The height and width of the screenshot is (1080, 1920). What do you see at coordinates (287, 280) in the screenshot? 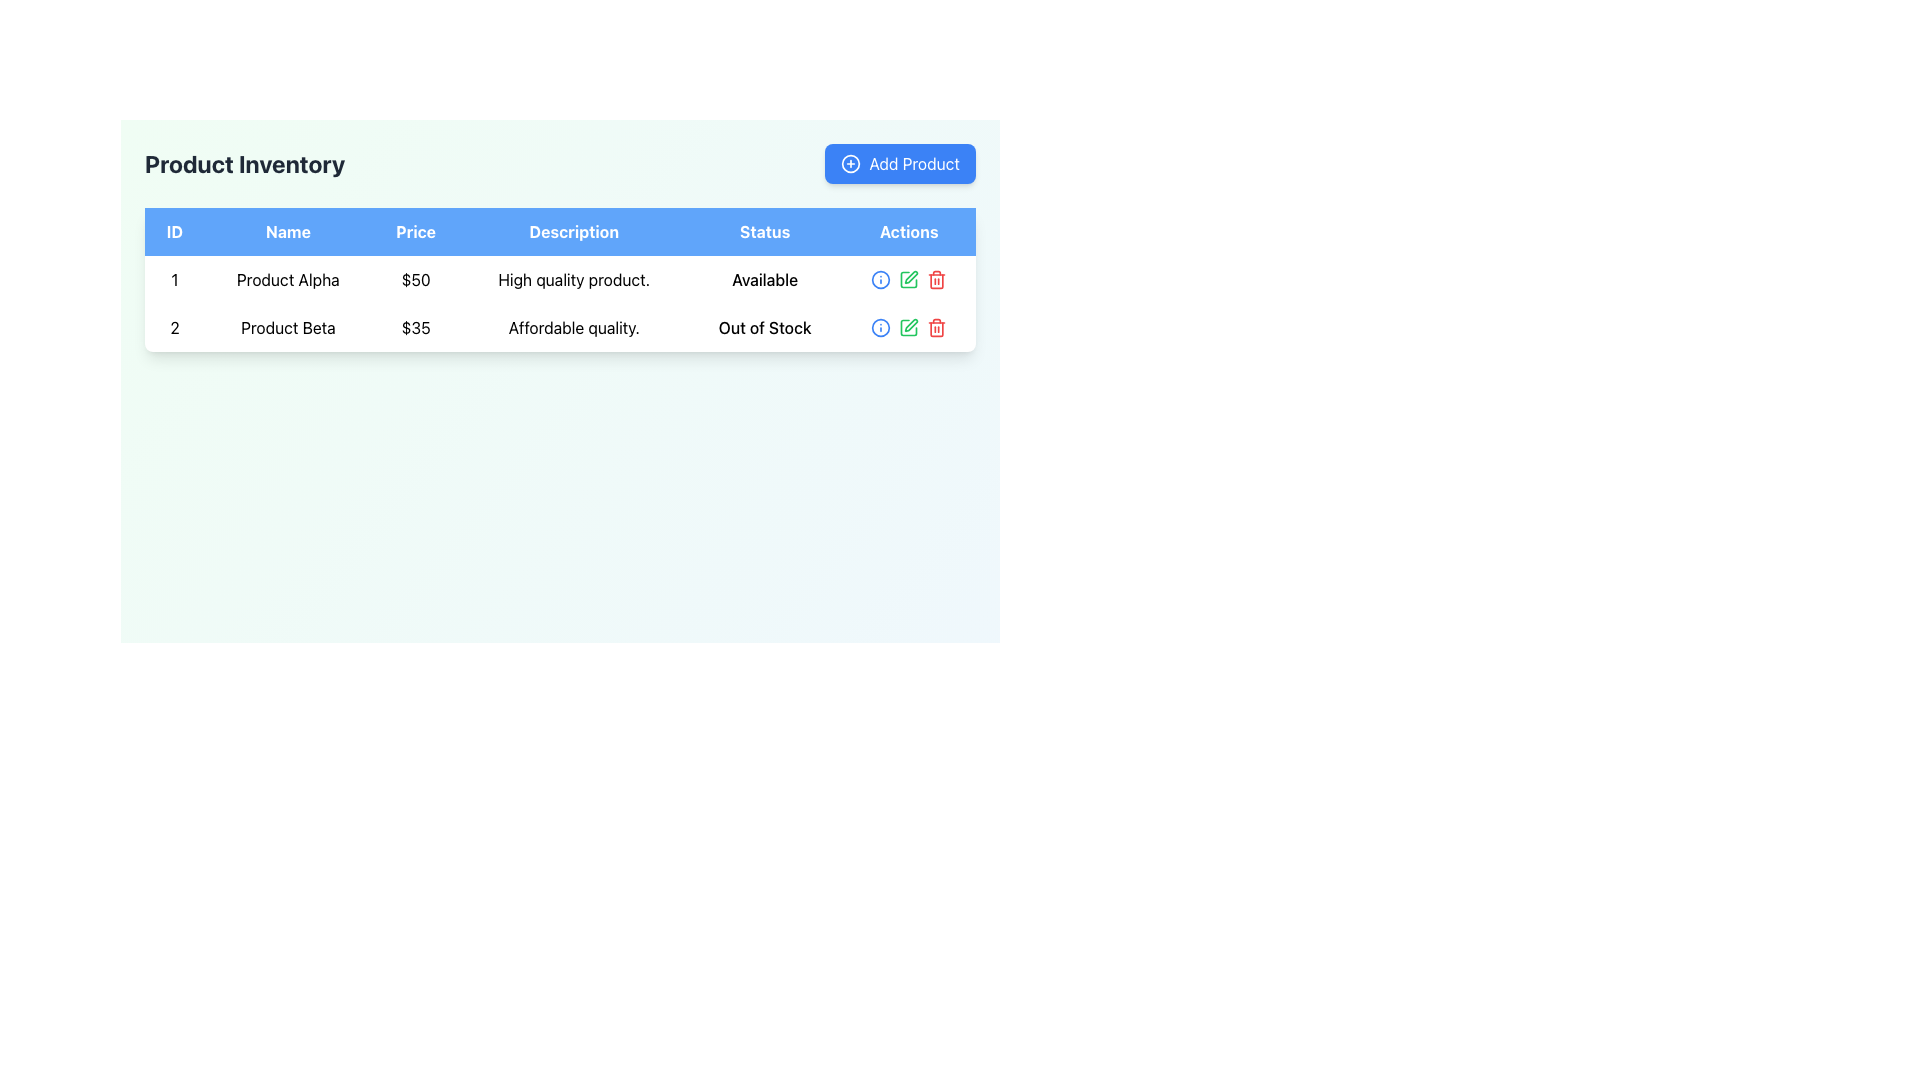
I see `the static text label representing 'Product Alpha' in the first row of the data table, which is aligned between the 'ID' and 'Price' columns` at bounding box center [287, 280].